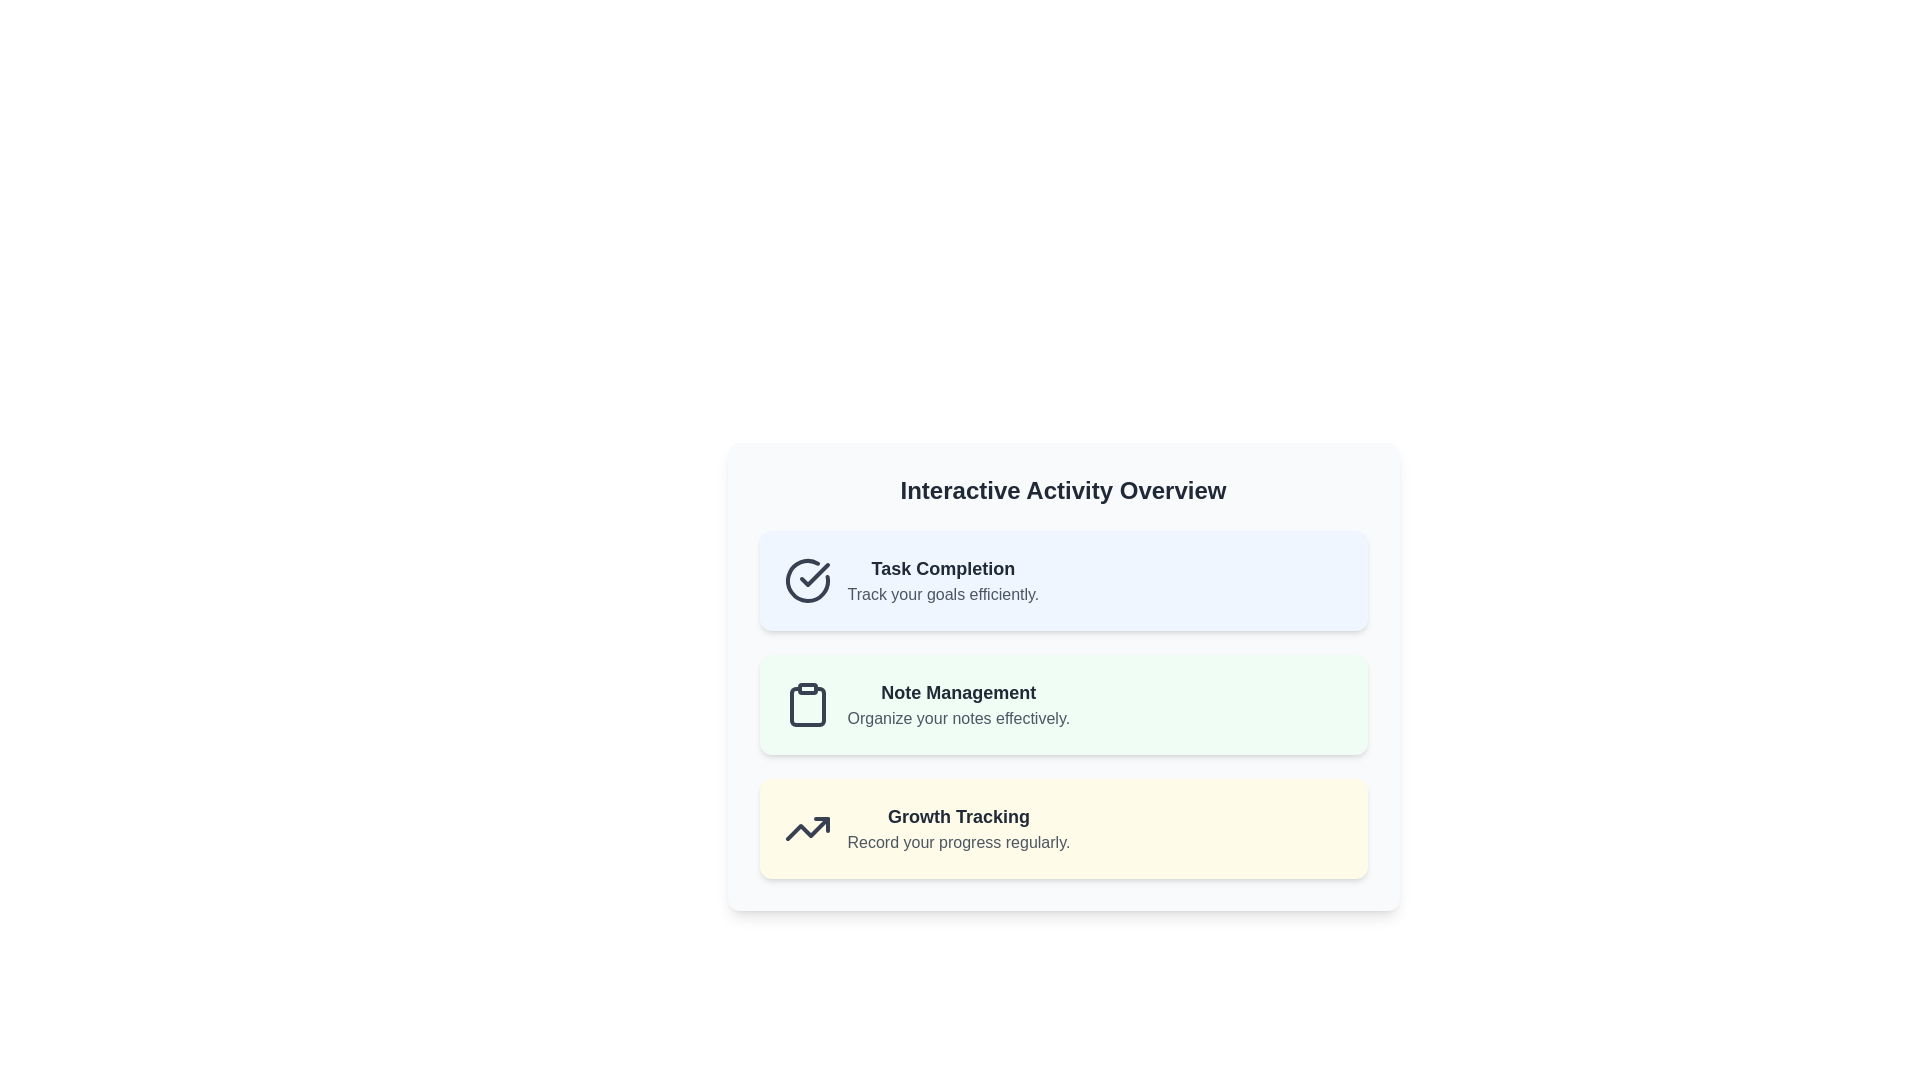 The height and width of the screenshot is (1080, 1920). I want to click on the 'Note Management' header text label, which is a bold title in dark gray, located at the center top of a greenish box, so click(957, 692).